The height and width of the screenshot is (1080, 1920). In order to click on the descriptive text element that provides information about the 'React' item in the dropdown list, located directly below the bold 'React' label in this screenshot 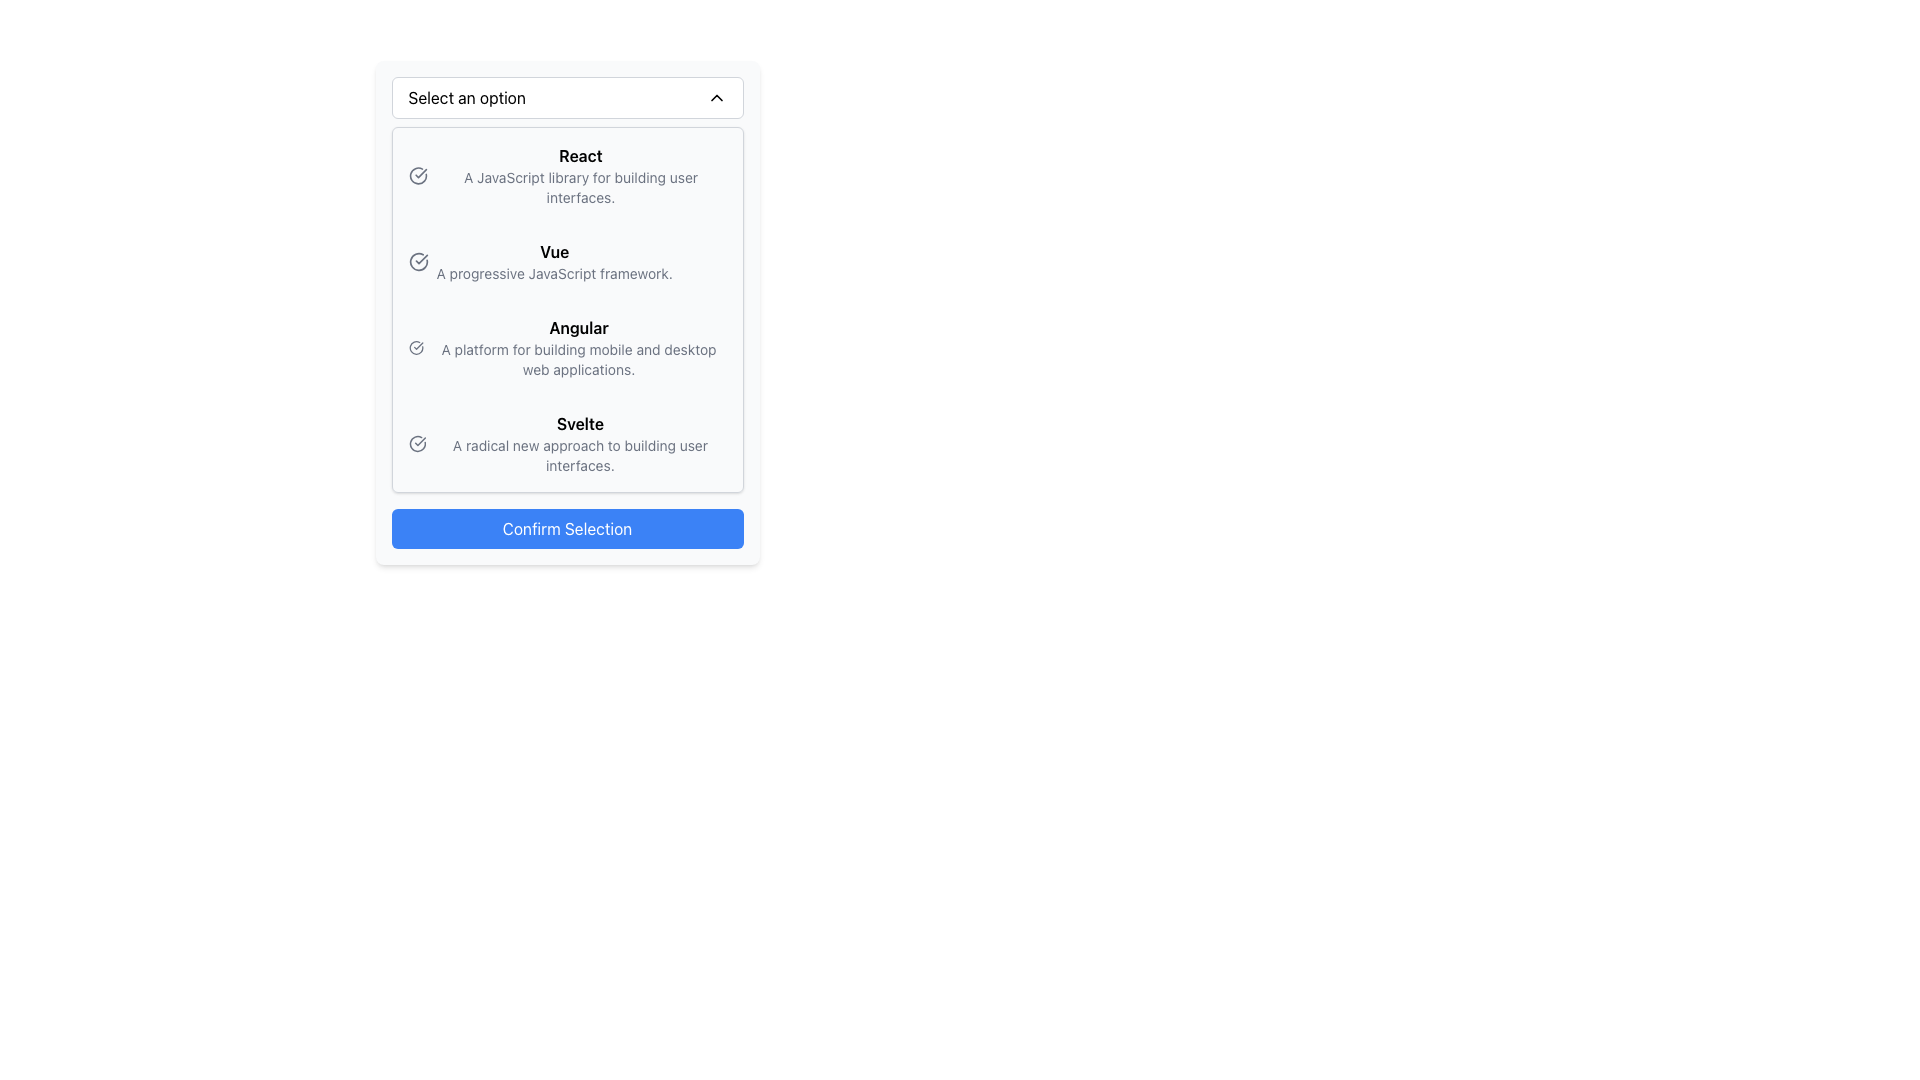, I will do `click(579, 188)`.